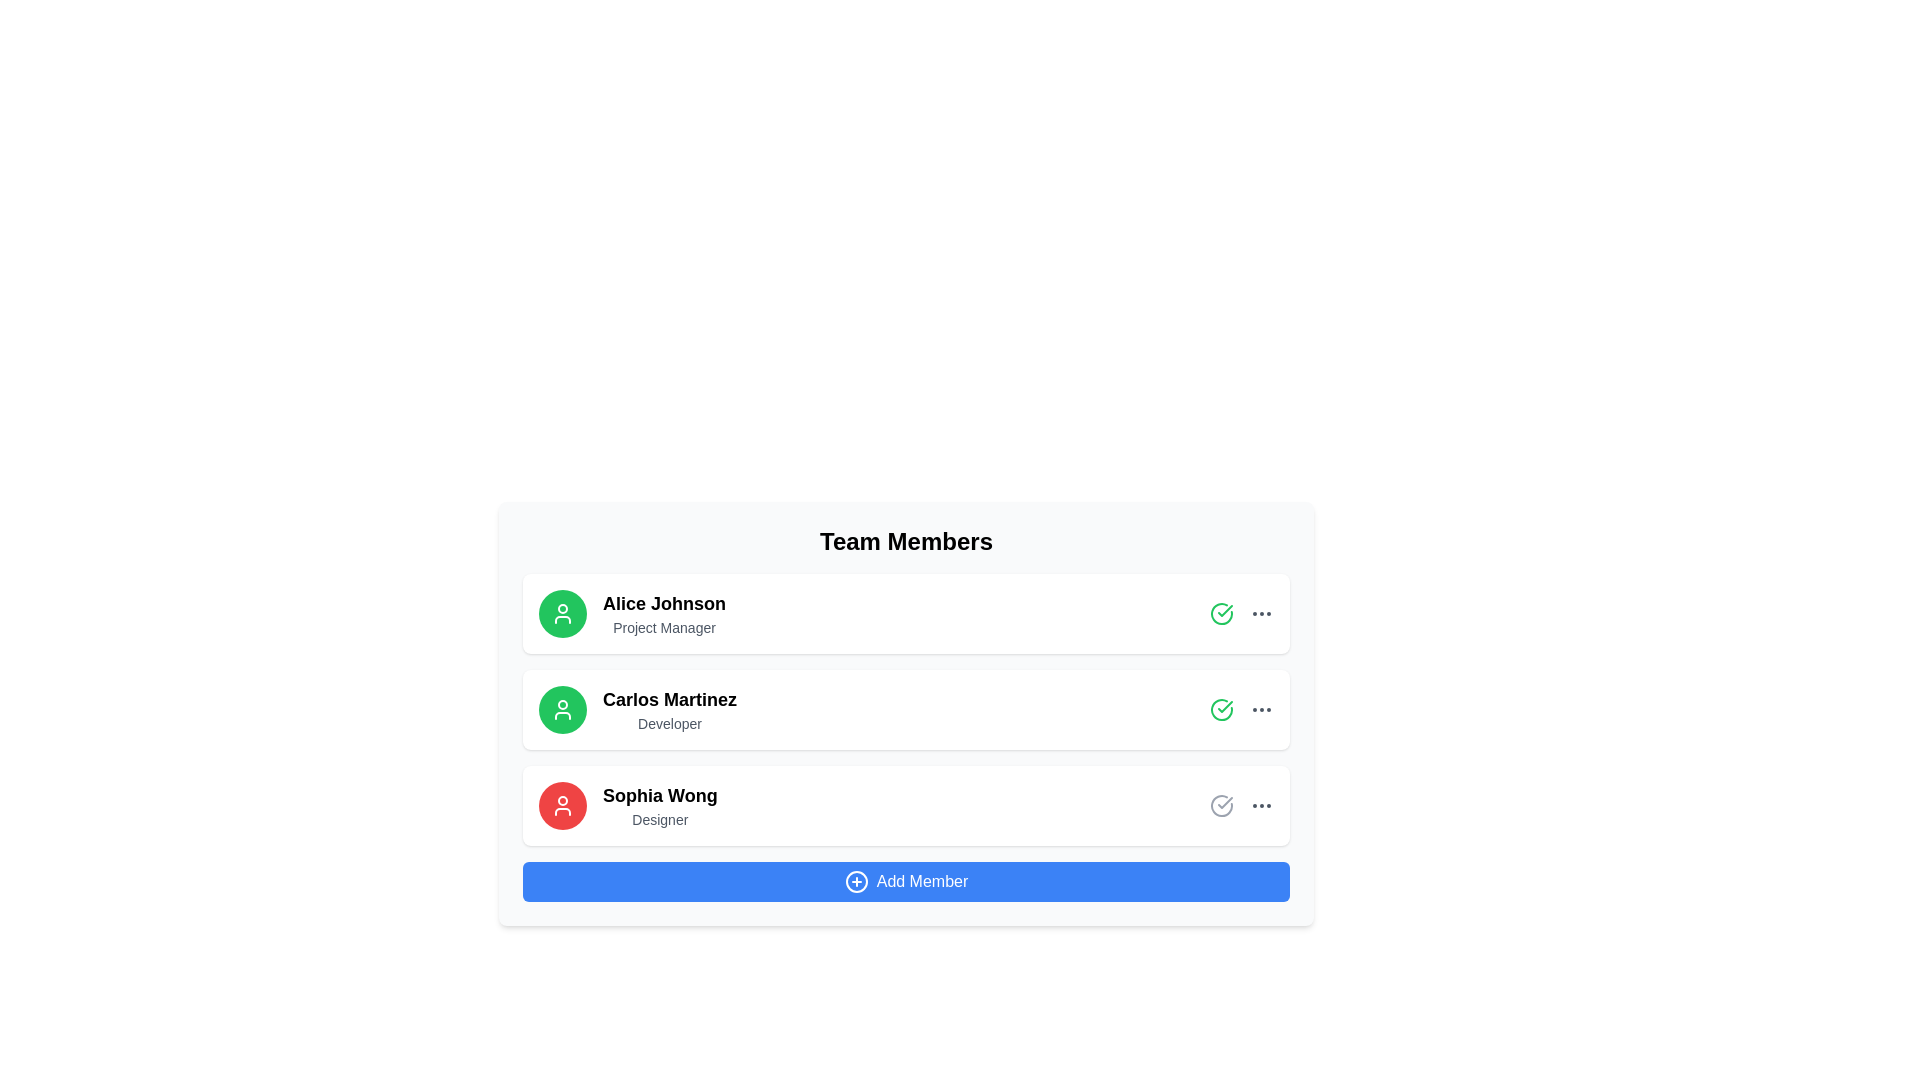  Describe the element at coordinates (660, 794) in the screenshot. I see `the text label displaying the name 'Sophia Wong' located at the top part of the third user info card in the 'Team Members' section` at that location.